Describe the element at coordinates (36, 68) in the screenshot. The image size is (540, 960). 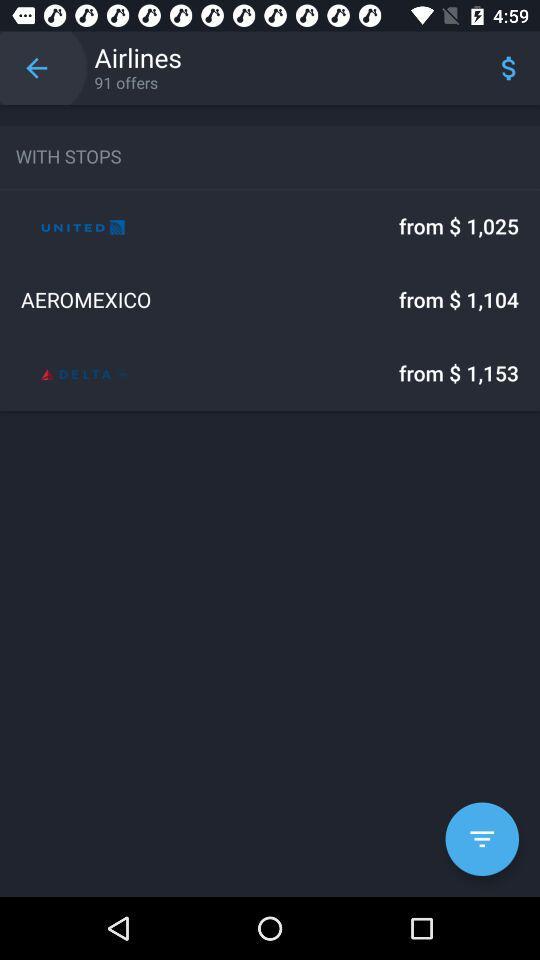
I see `icon to the left of the airlines` at that location.